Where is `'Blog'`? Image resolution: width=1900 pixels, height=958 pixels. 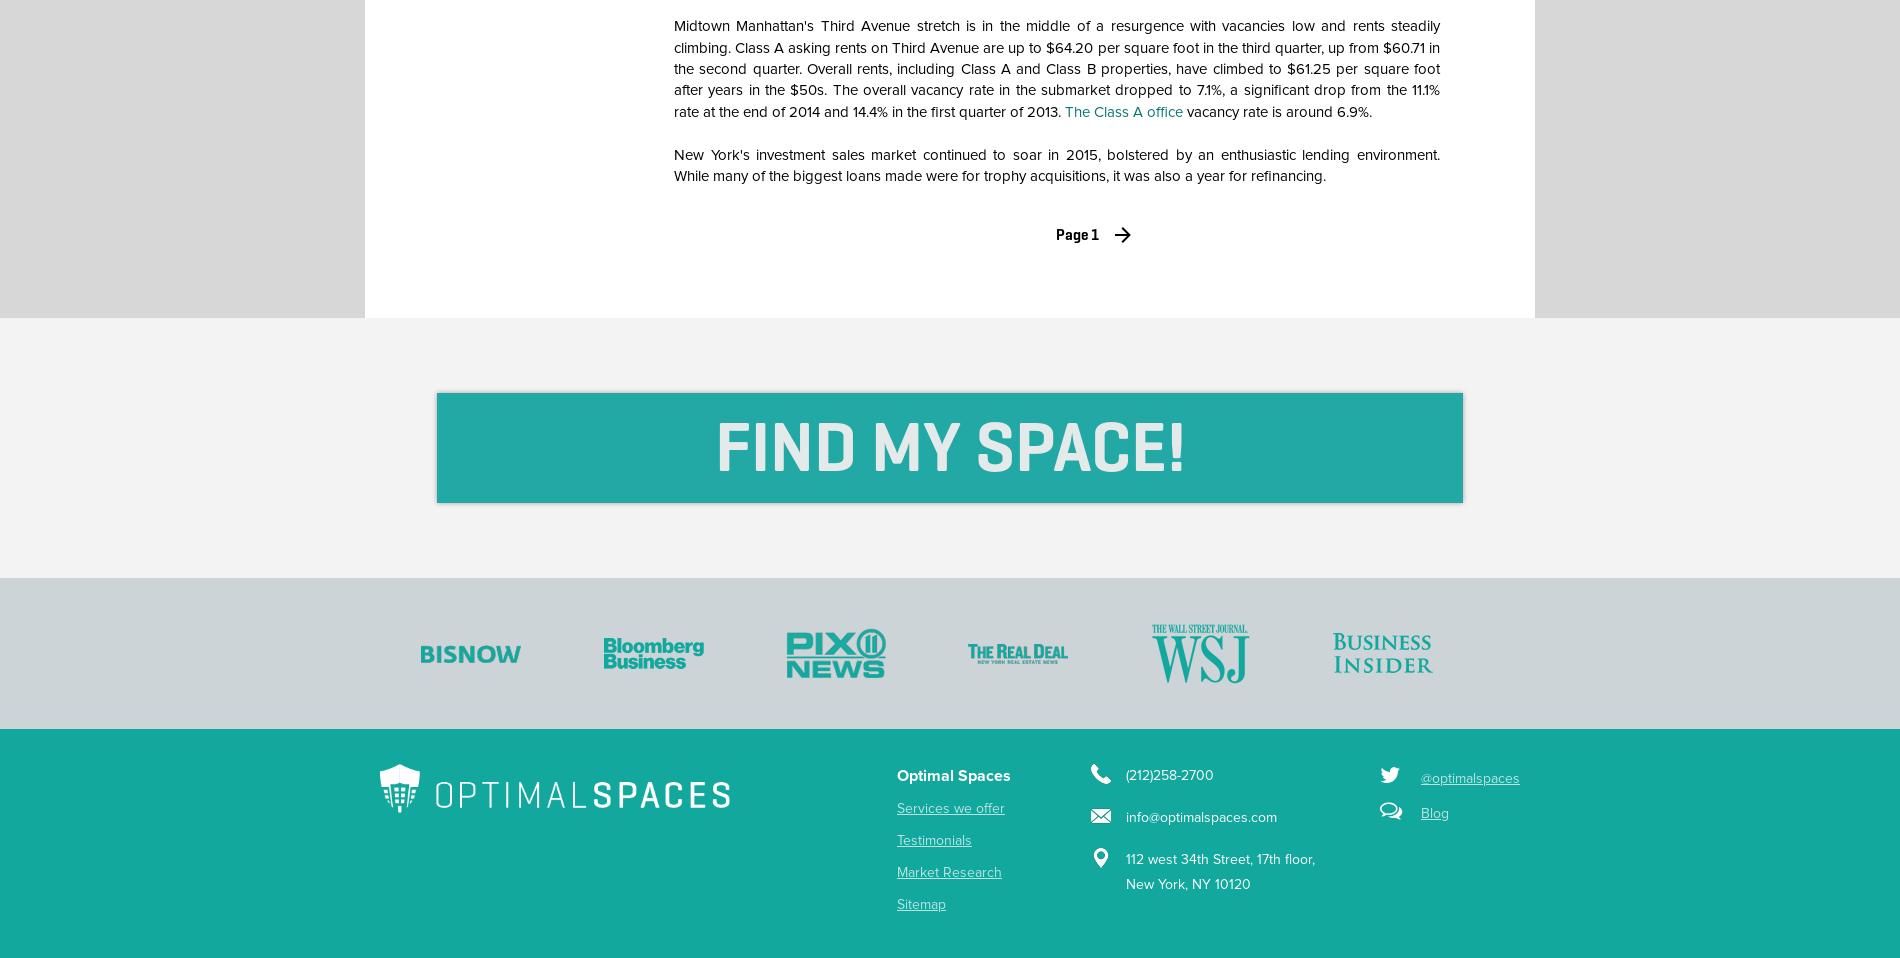 'Blog' is located at coordinates (1420, 811).